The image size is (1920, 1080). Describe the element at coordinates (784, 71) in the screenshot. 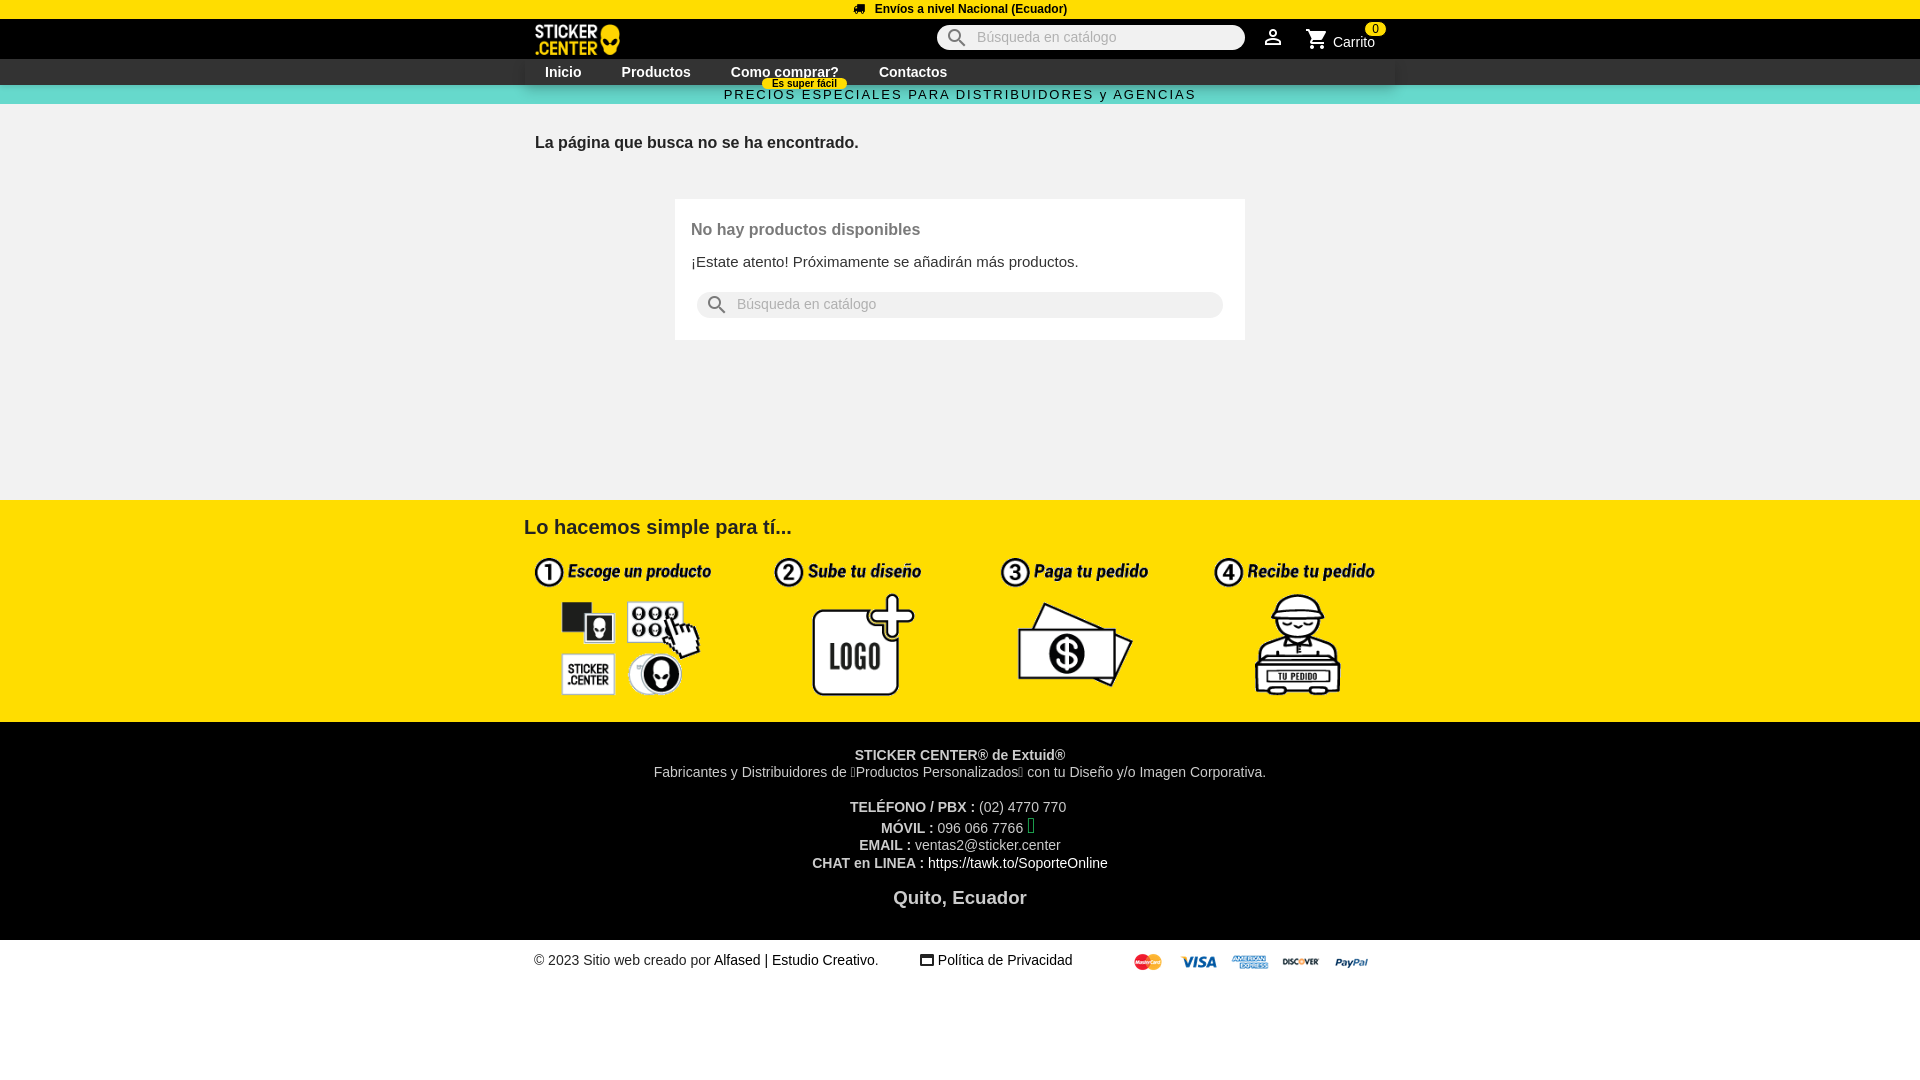

I see `'Como comprar?'` at that location.